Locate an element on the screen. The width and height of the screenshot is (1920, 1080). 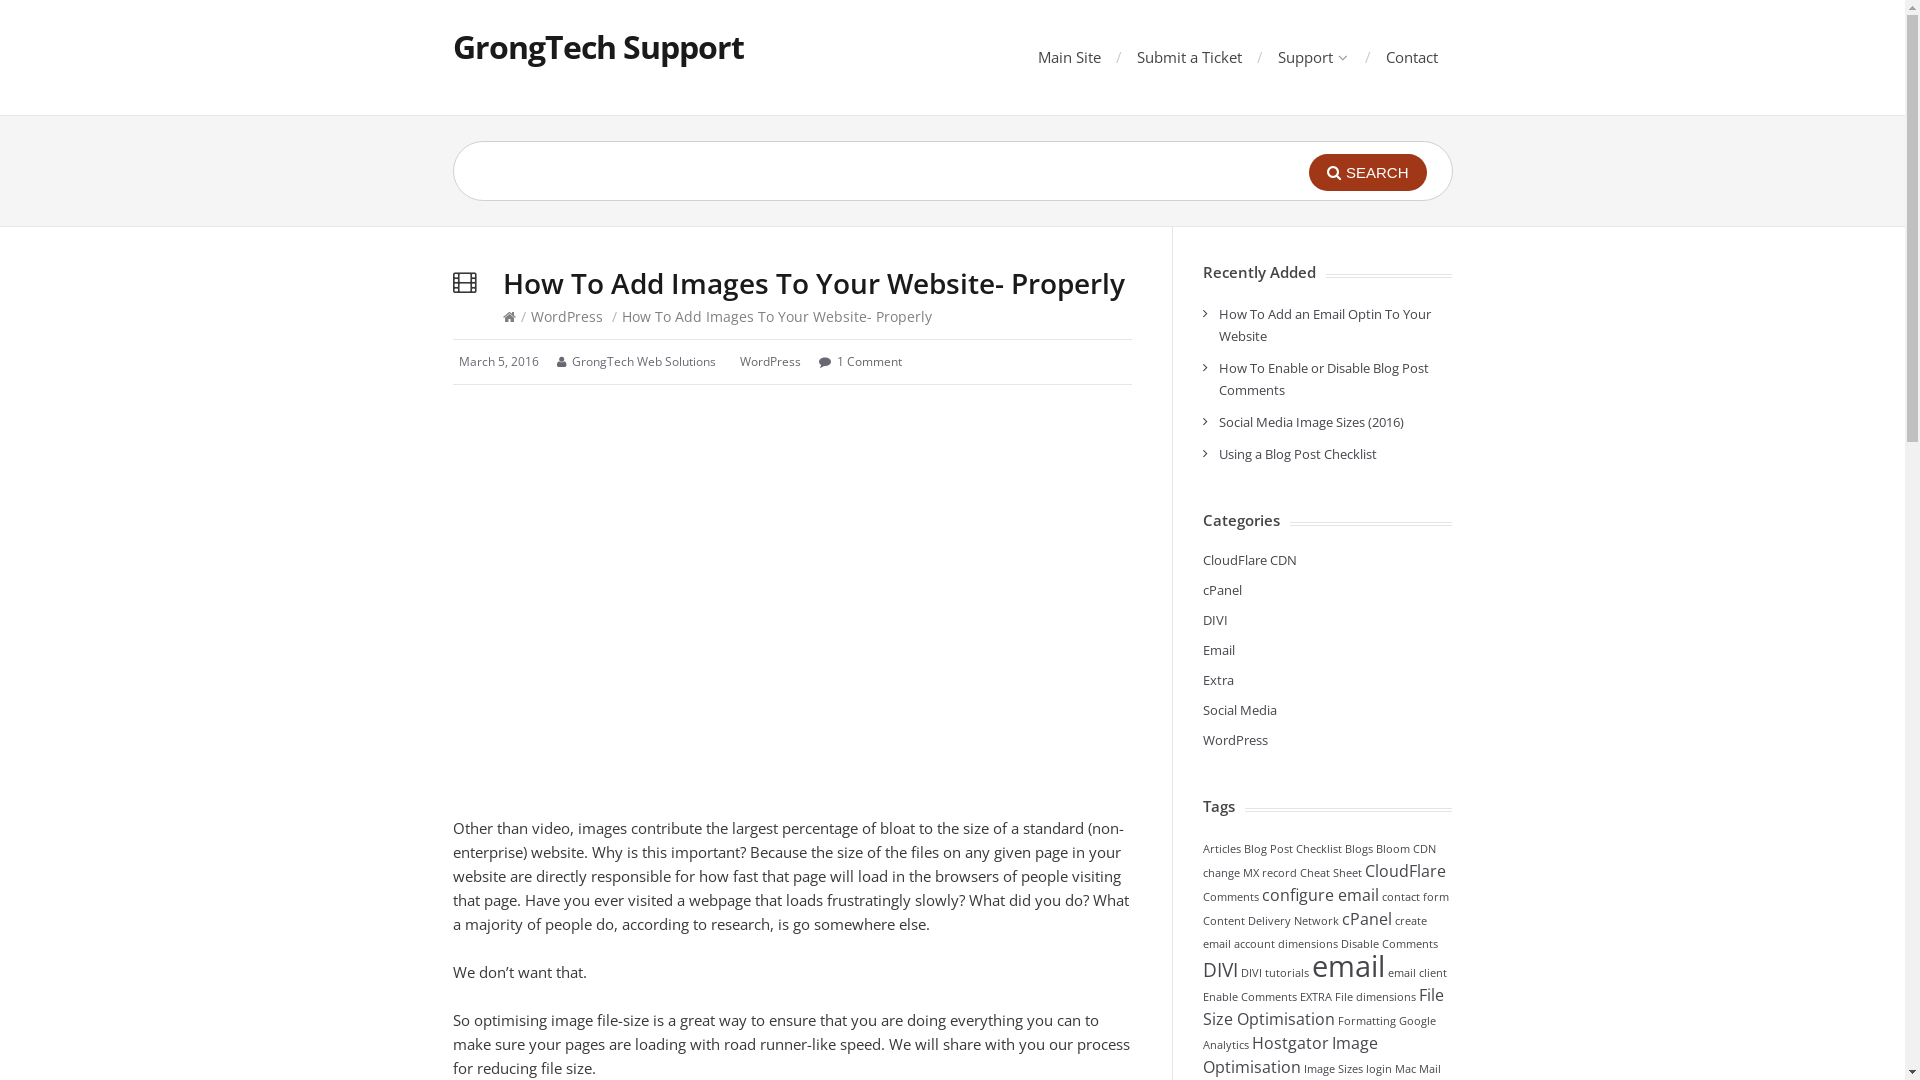
'Mac Mail' is located at coordinates (1415, 1067).